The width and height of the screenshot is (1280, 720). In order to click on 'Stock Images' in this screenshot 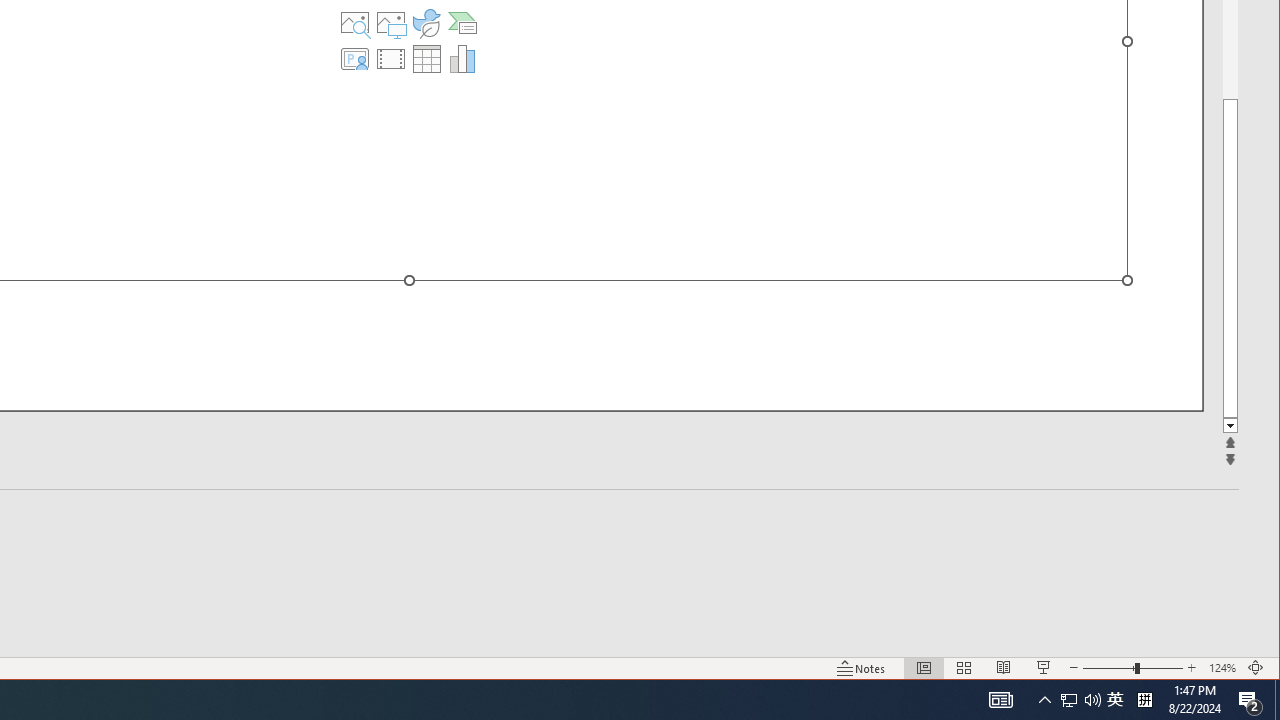, I will do `click(355, 23)`.